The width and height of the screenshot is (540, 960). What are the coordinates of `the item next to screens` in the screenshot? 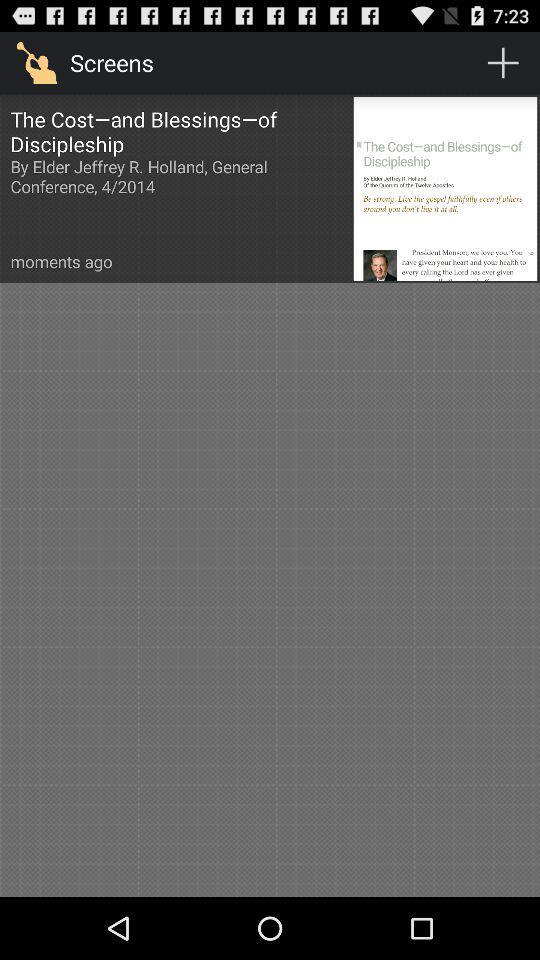 It's located at (502, 62).